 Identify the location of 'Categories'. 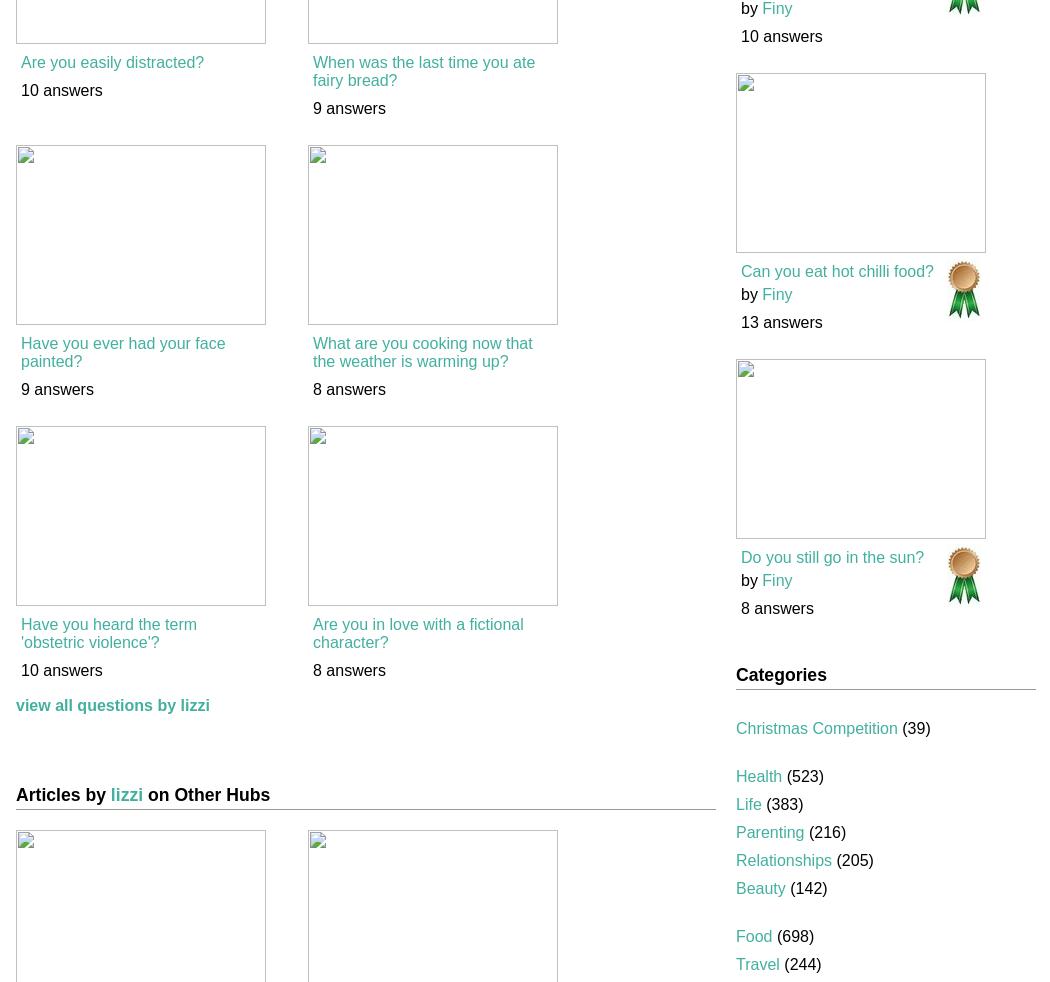
(780, 674).